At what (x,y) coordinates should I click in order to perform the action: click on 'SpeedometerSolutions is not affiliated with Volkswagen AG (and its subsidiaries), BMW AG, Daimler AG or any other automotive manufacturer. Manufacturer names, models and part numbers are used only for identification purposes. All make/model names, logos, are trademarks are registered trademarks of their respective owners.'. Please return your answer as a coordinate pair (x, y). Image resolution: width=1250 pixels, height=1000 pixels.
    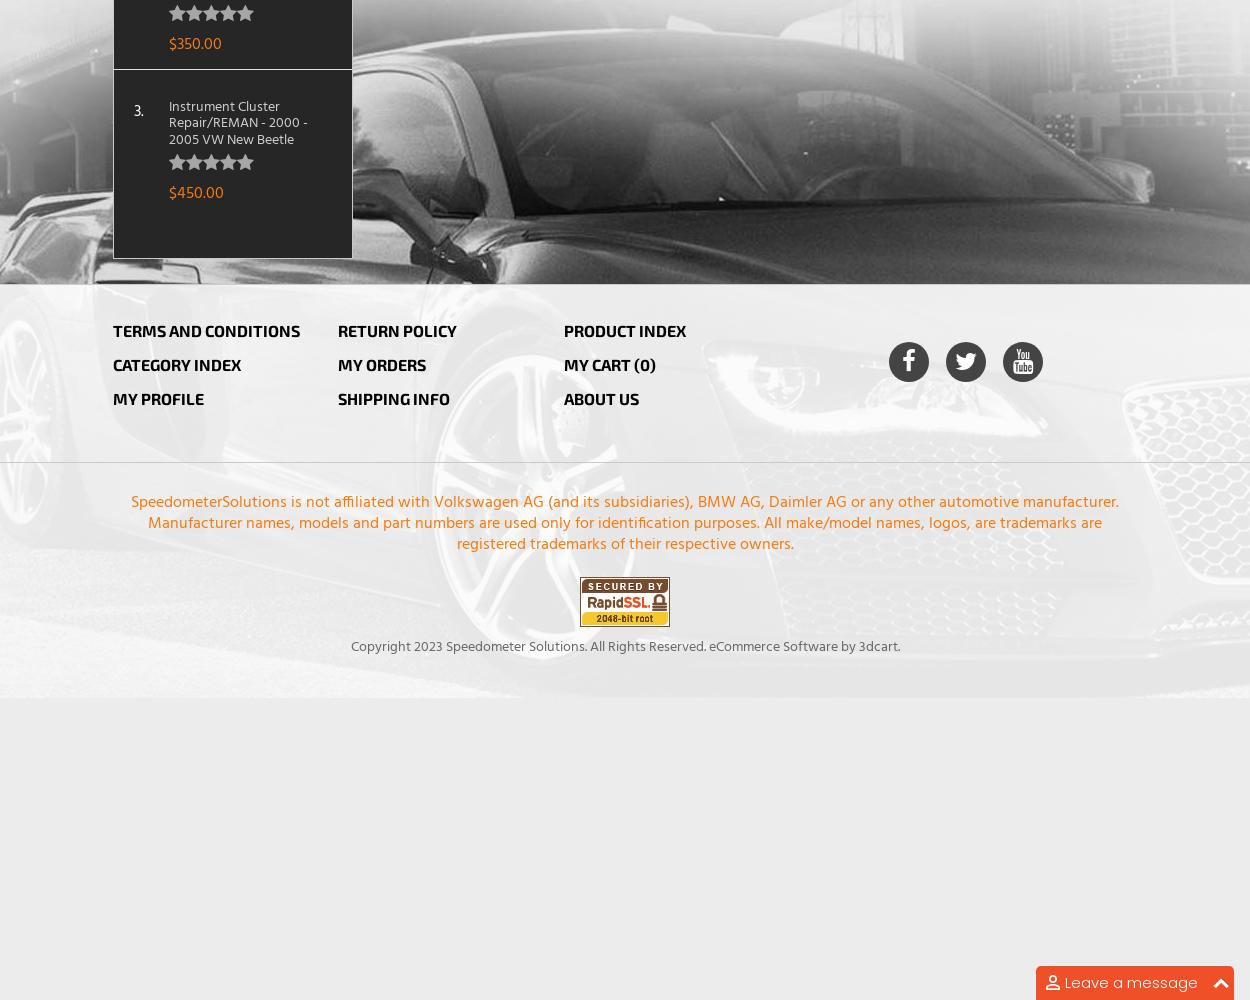
    Looking at the image, I should click on (131, 523).